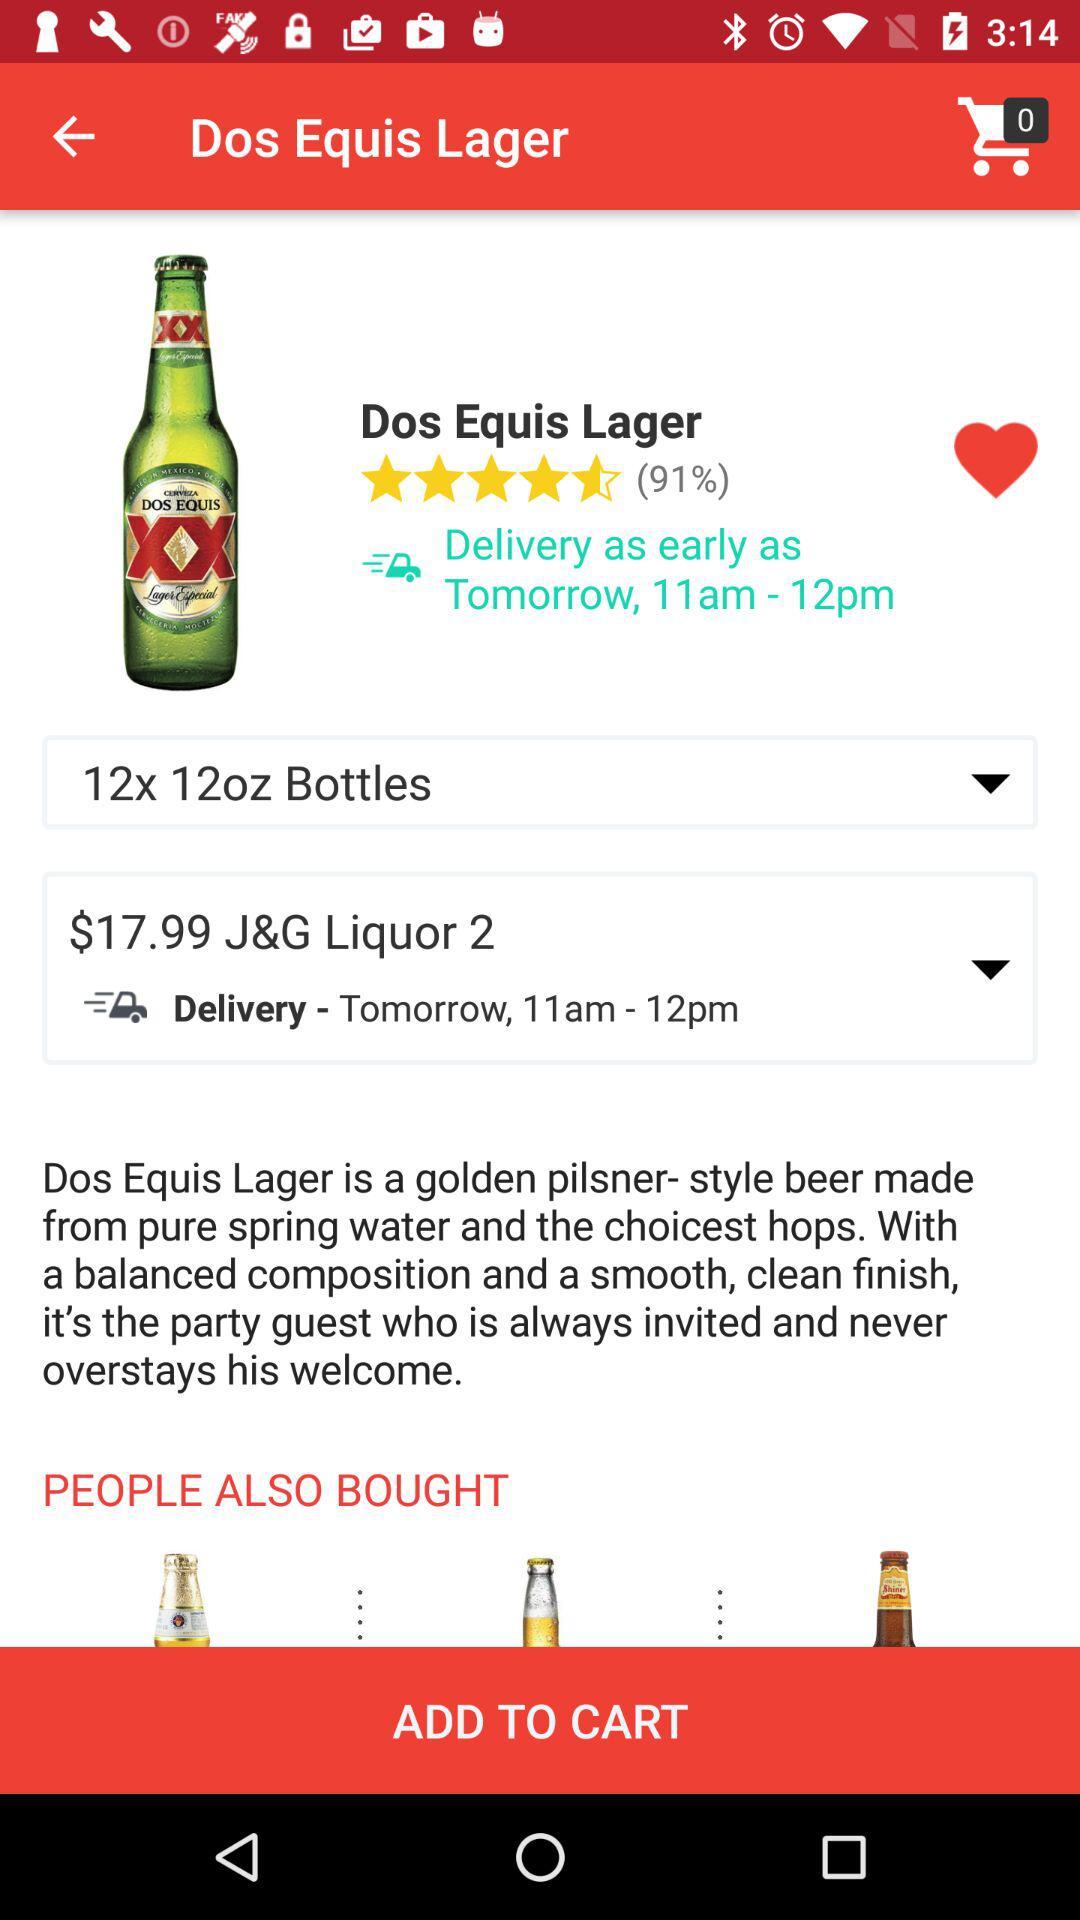  I want to click on the favorite icon, so click(995, 460).